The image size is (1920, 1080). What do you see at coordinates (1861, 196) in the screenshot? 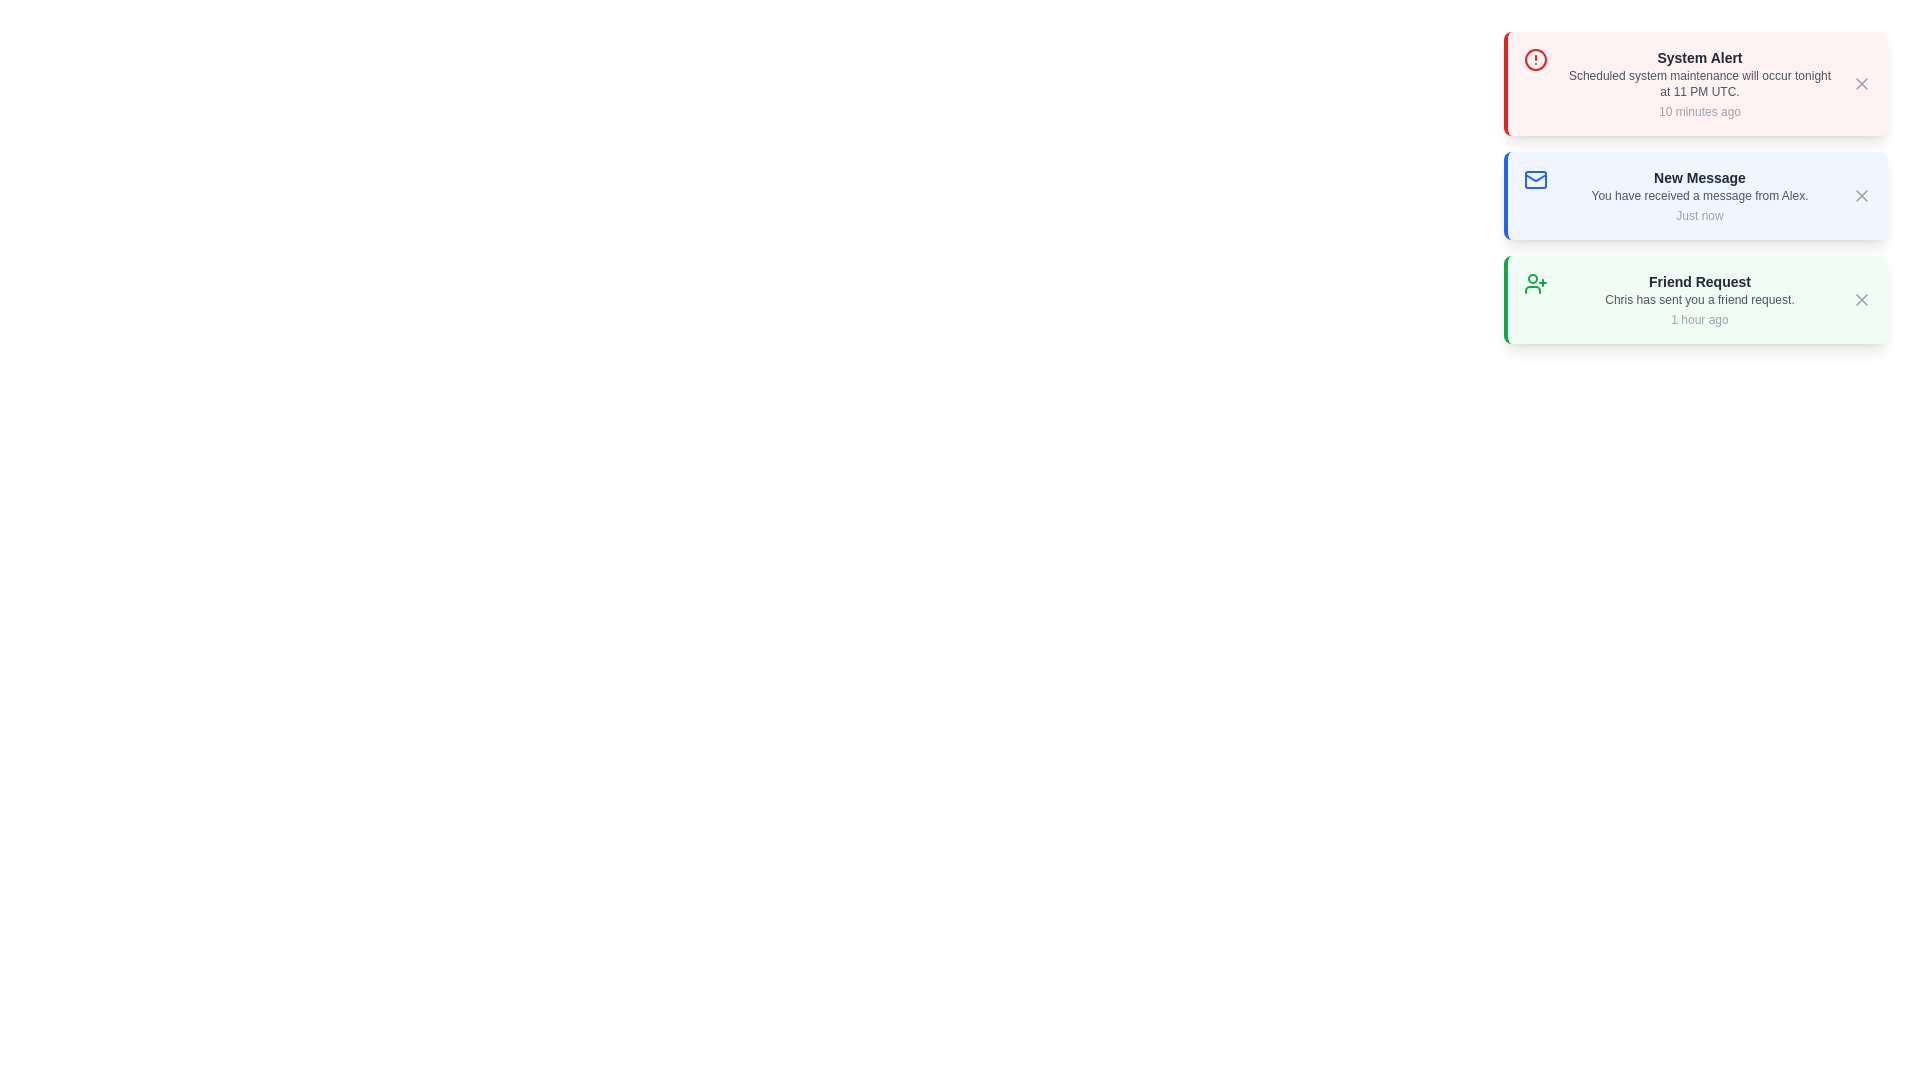
I see `the Close button located at the top-right corner of the 'New Message' notification card to trigger visual feedback` at bounding box center [1861, 196].